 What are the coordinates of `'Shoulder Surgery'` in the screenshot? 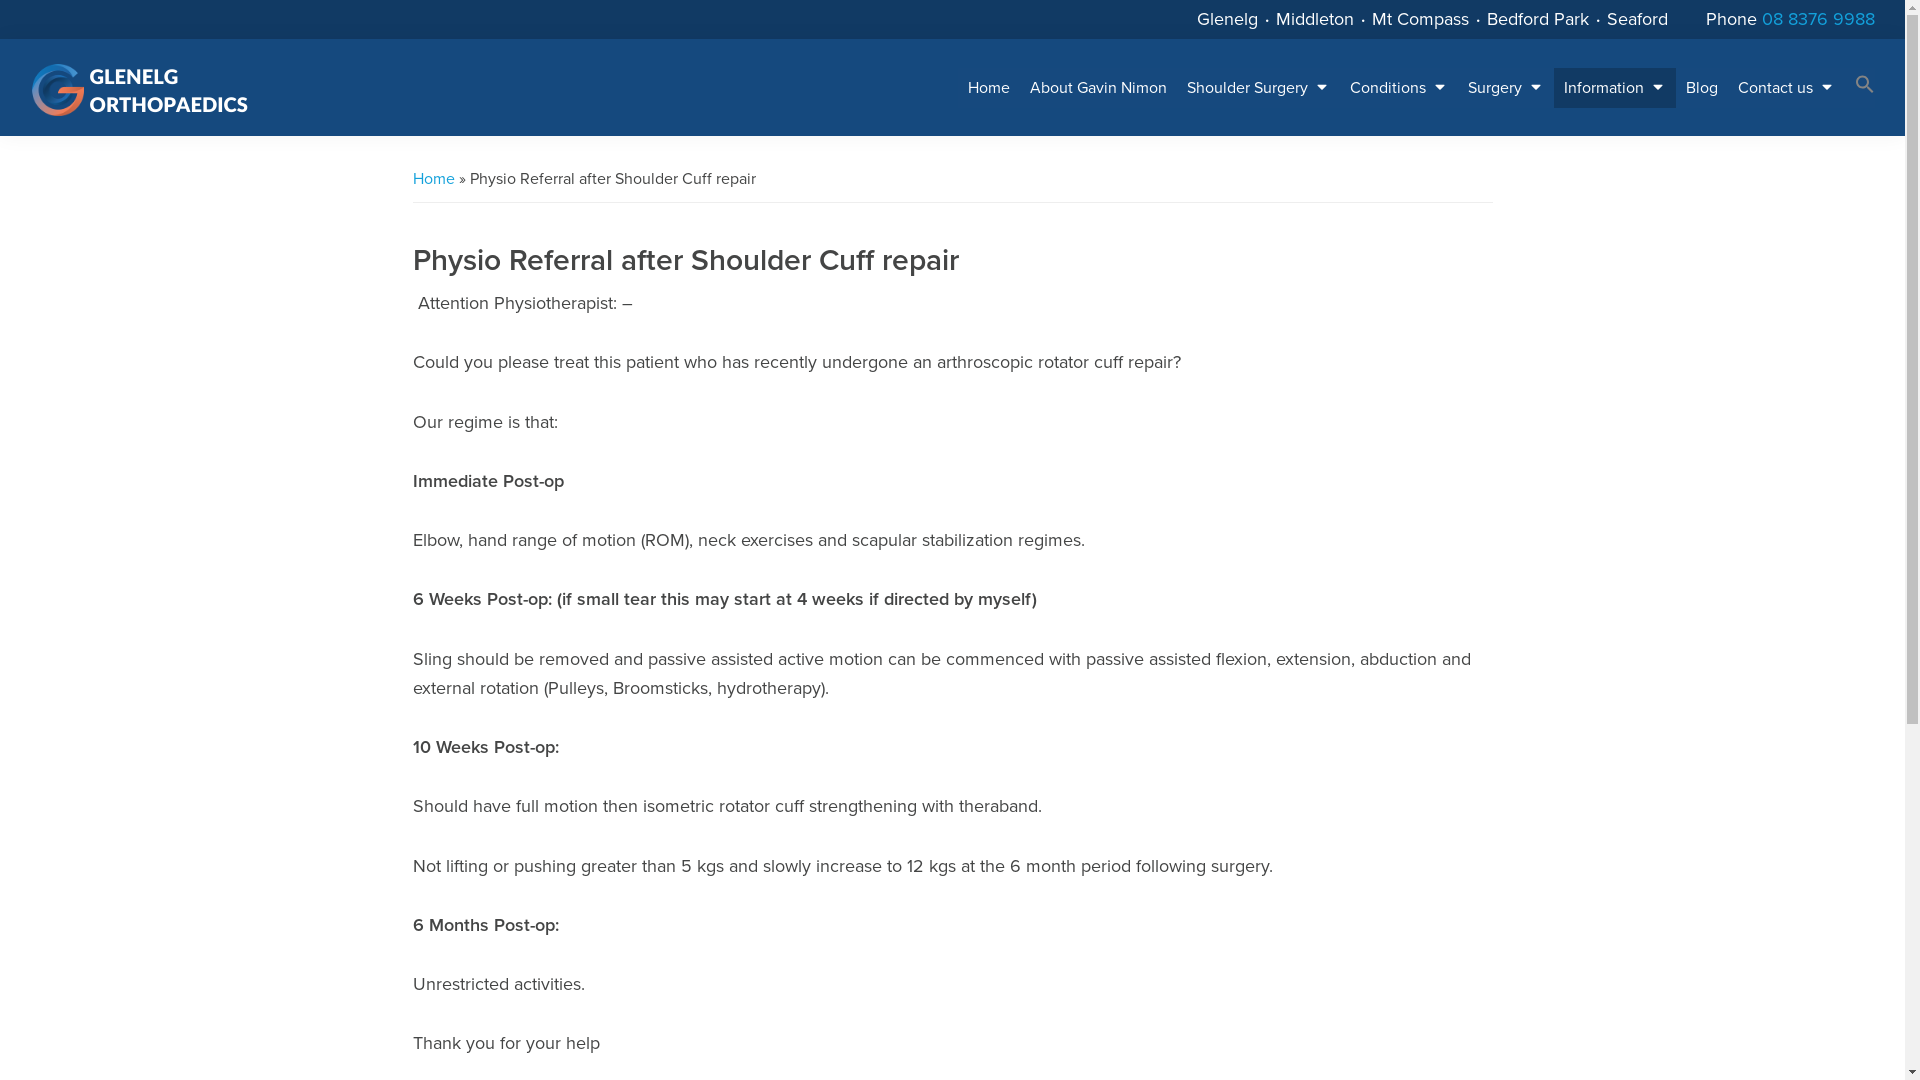 It's located at (1176, 87).